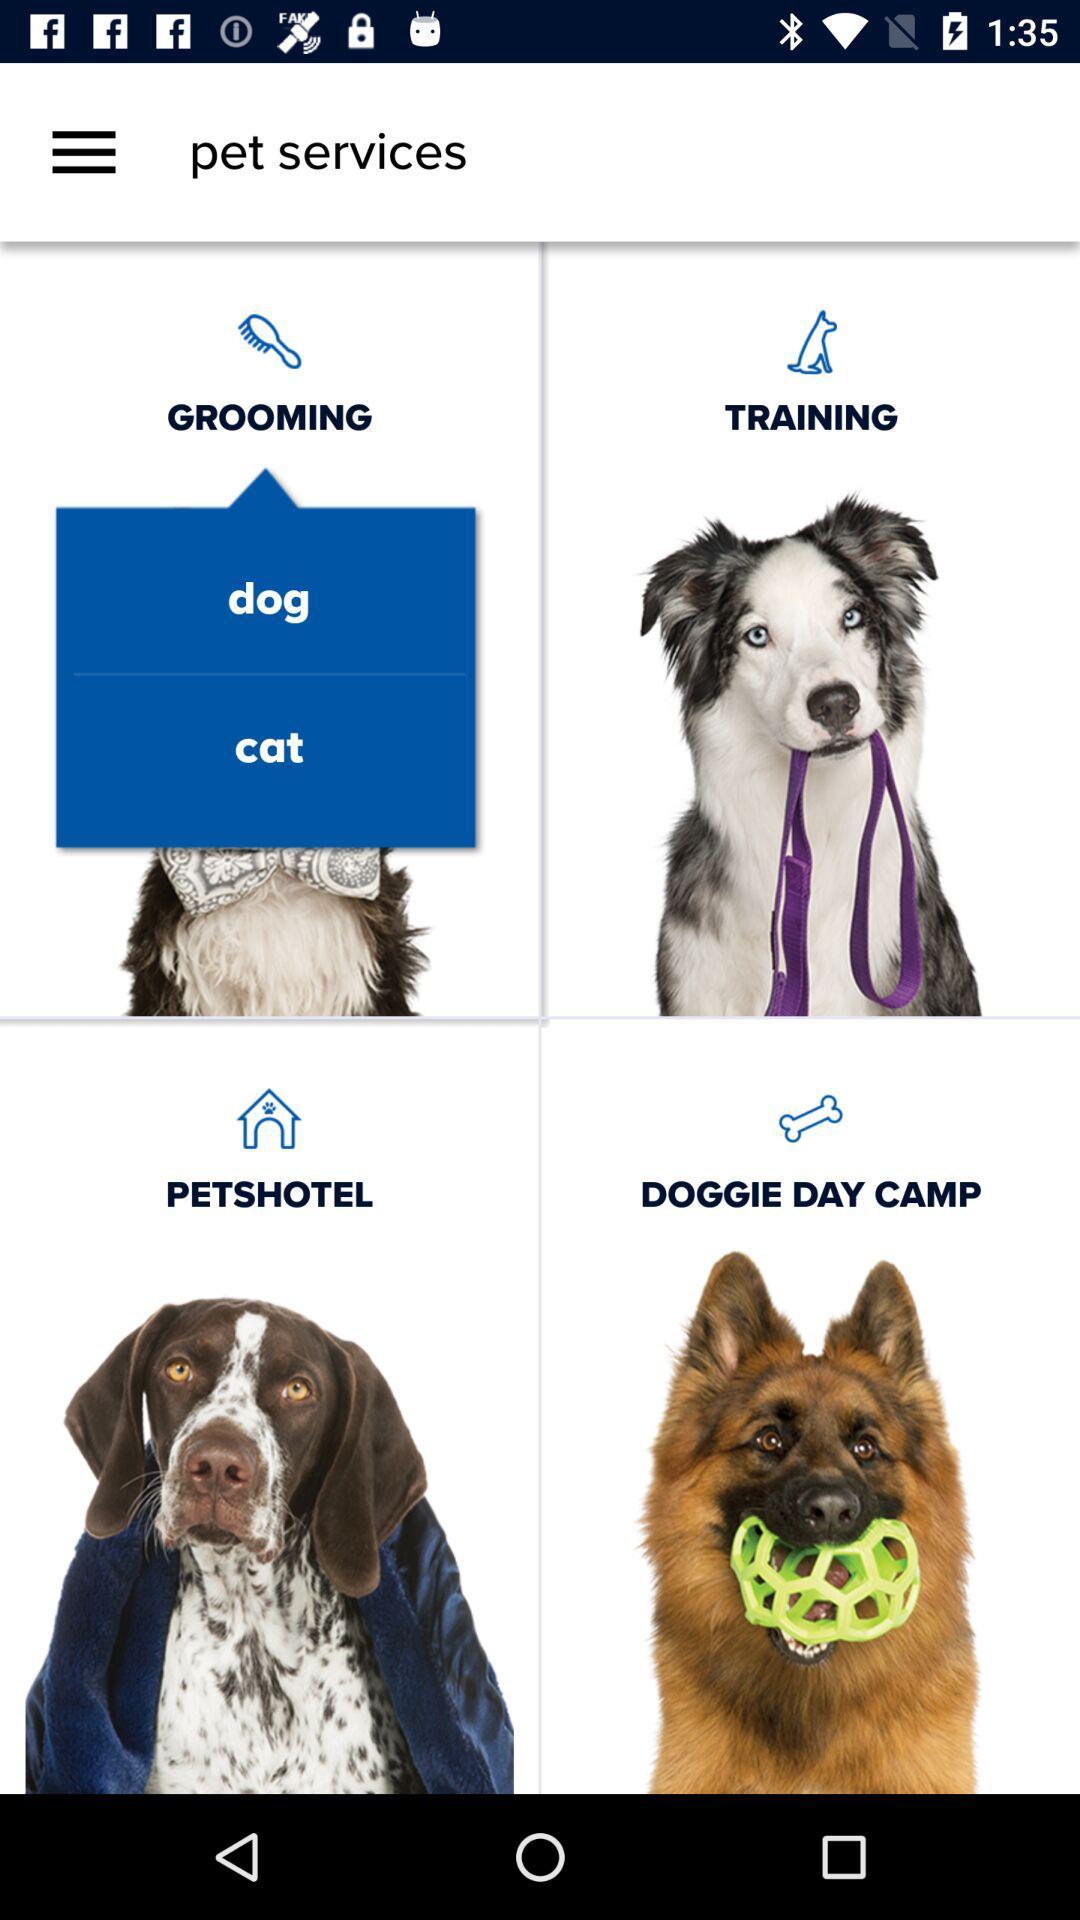  What do you see at coordinates (268, 599) in the screenshot?
I see `the icon below the grooming icon` at bounding box center [268, 599].